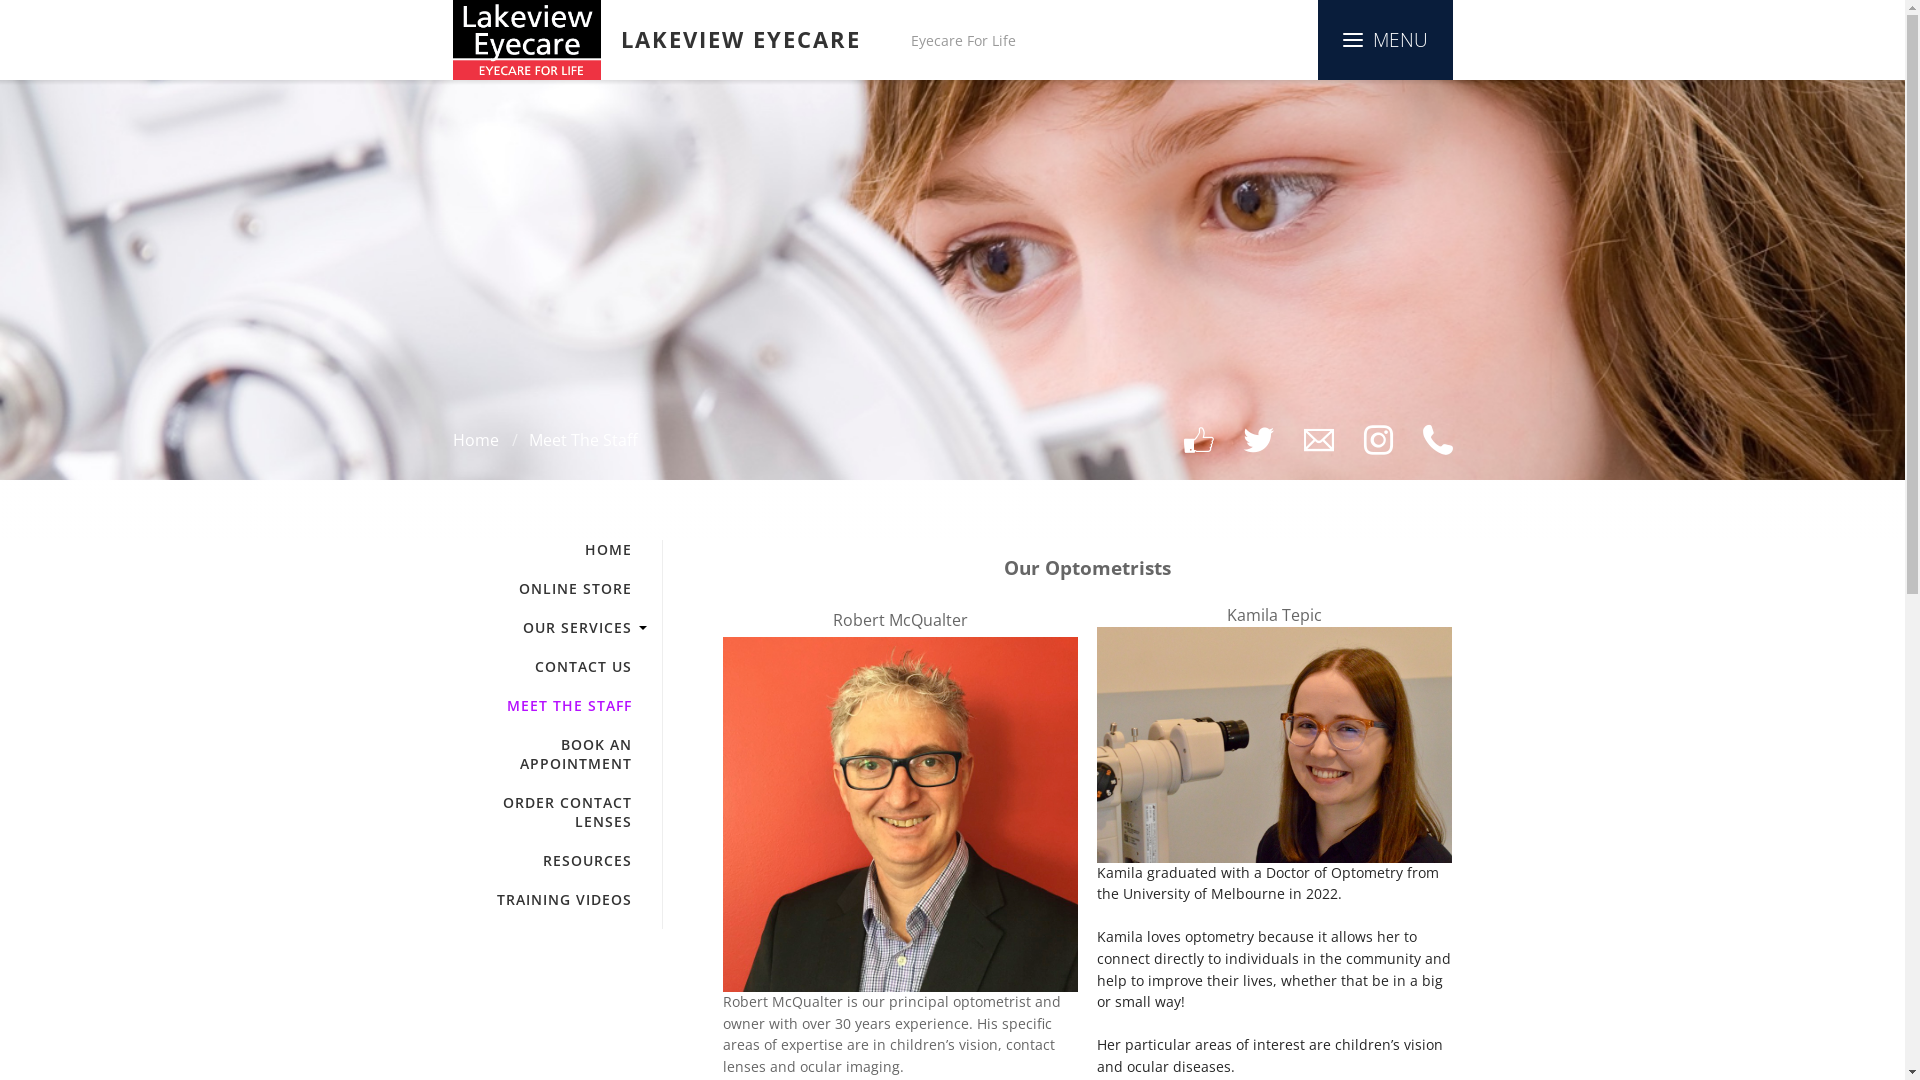 The height and width of the screenshot is (1080, 1920). Describe the element at coordinates (450, 587) in the screenshot. I see `'ONLINE STORE'` at that location.